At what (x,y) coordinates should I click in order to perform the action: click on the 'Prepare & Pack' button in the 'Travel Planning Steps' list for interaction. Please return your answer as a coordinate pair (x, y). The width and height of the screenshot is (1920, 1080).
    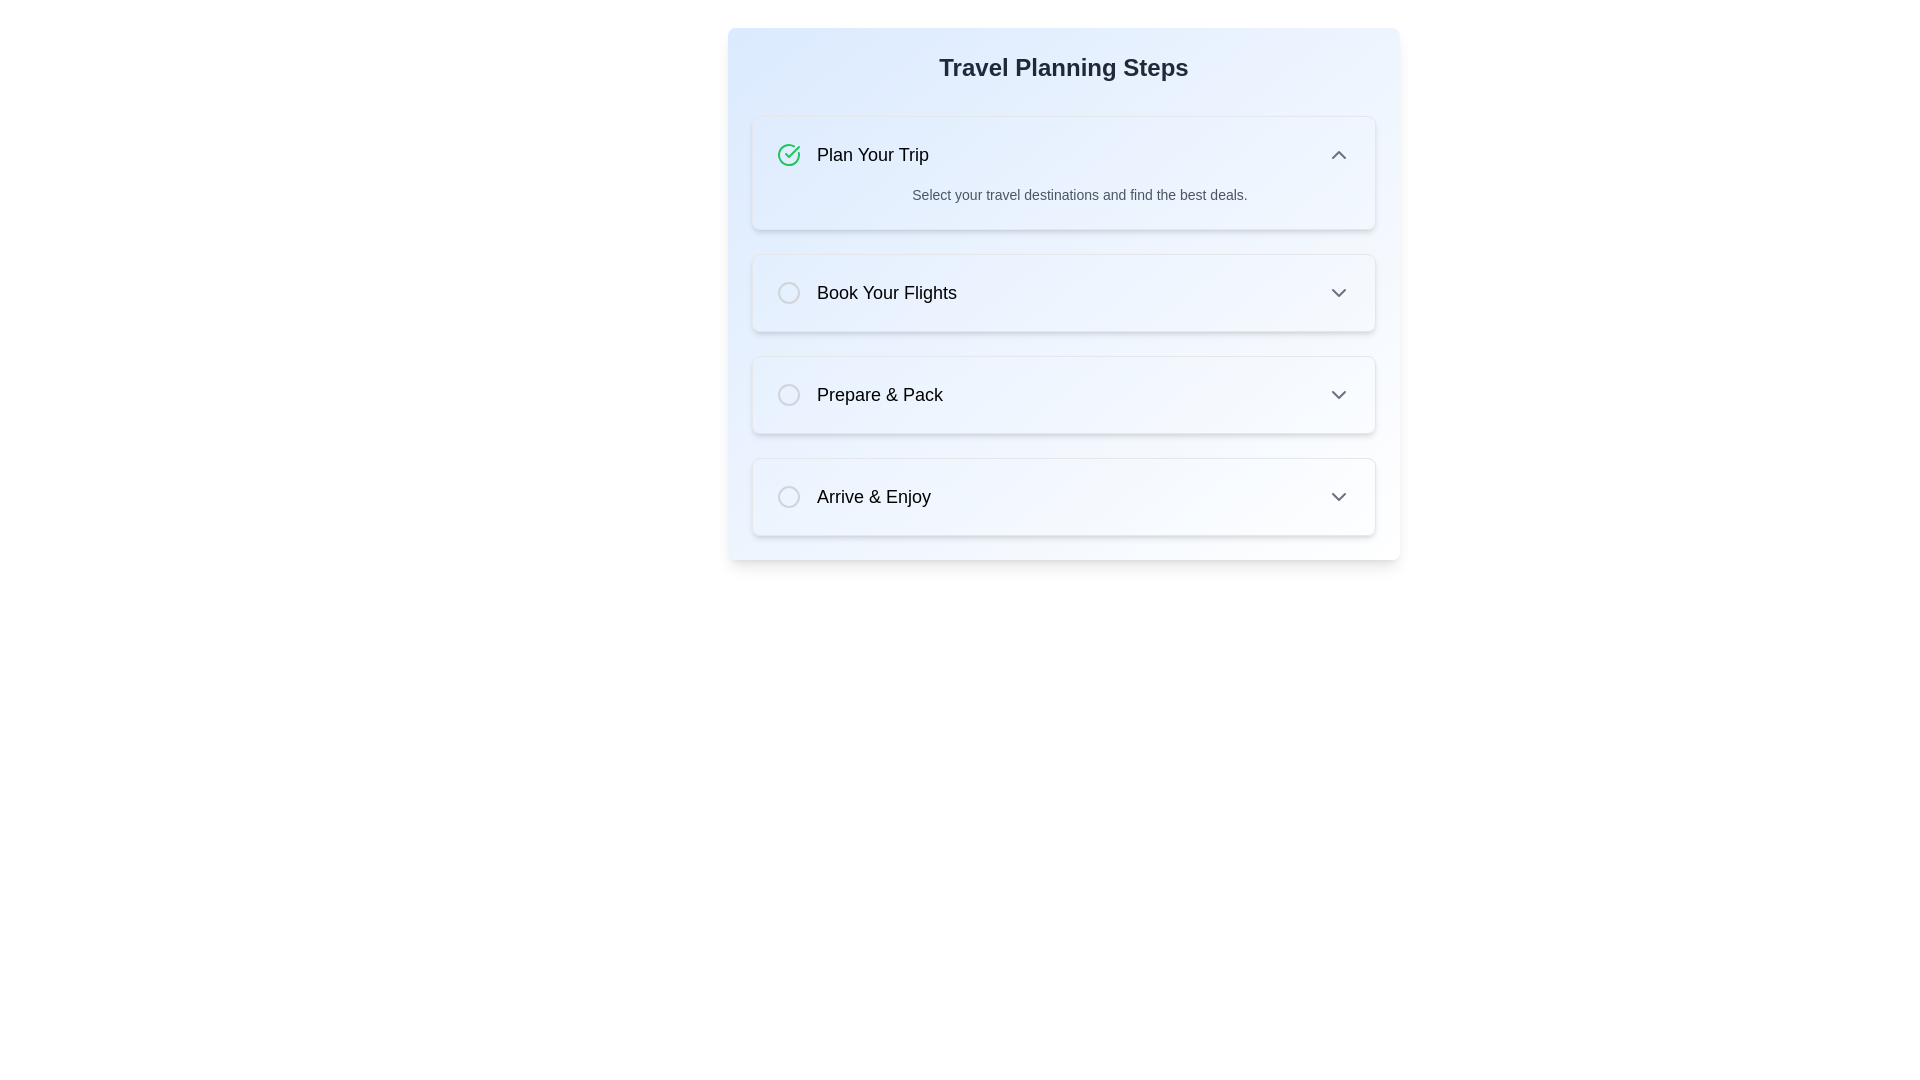
    Looking at the image, I should click on (1063, 394).